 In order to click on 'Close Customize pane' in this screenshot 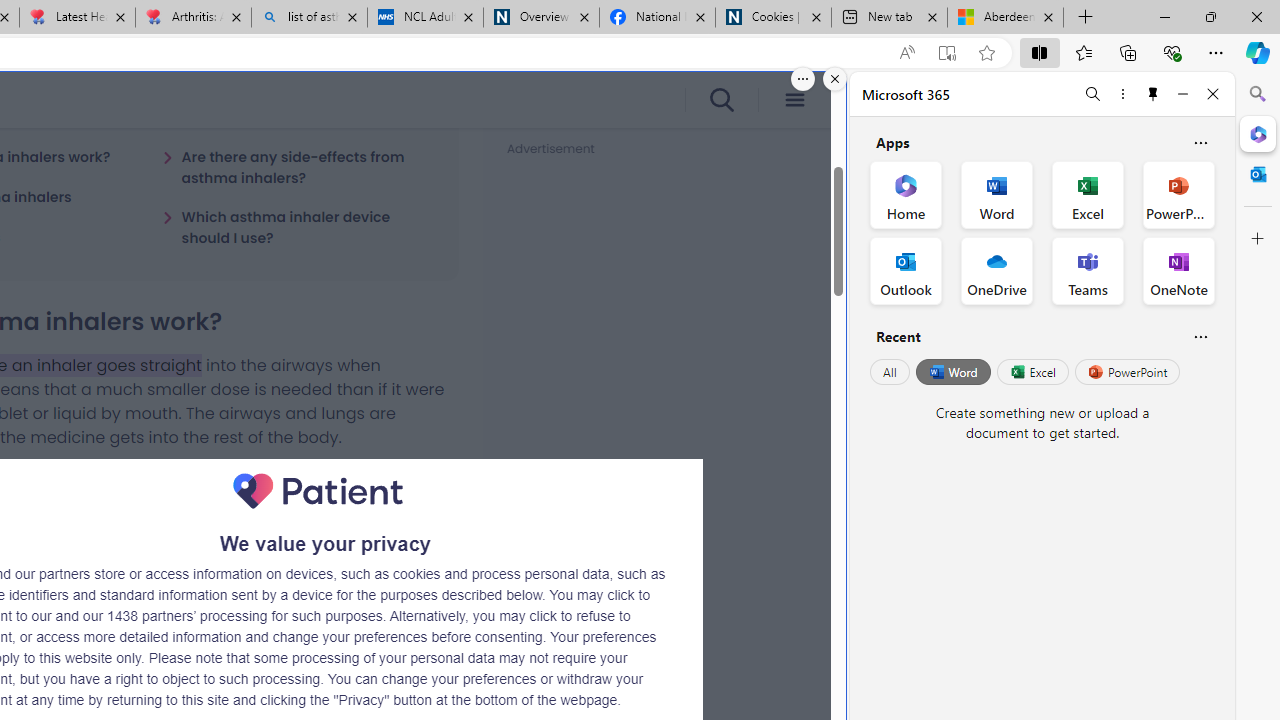, I will do `click(1257, 238)`.